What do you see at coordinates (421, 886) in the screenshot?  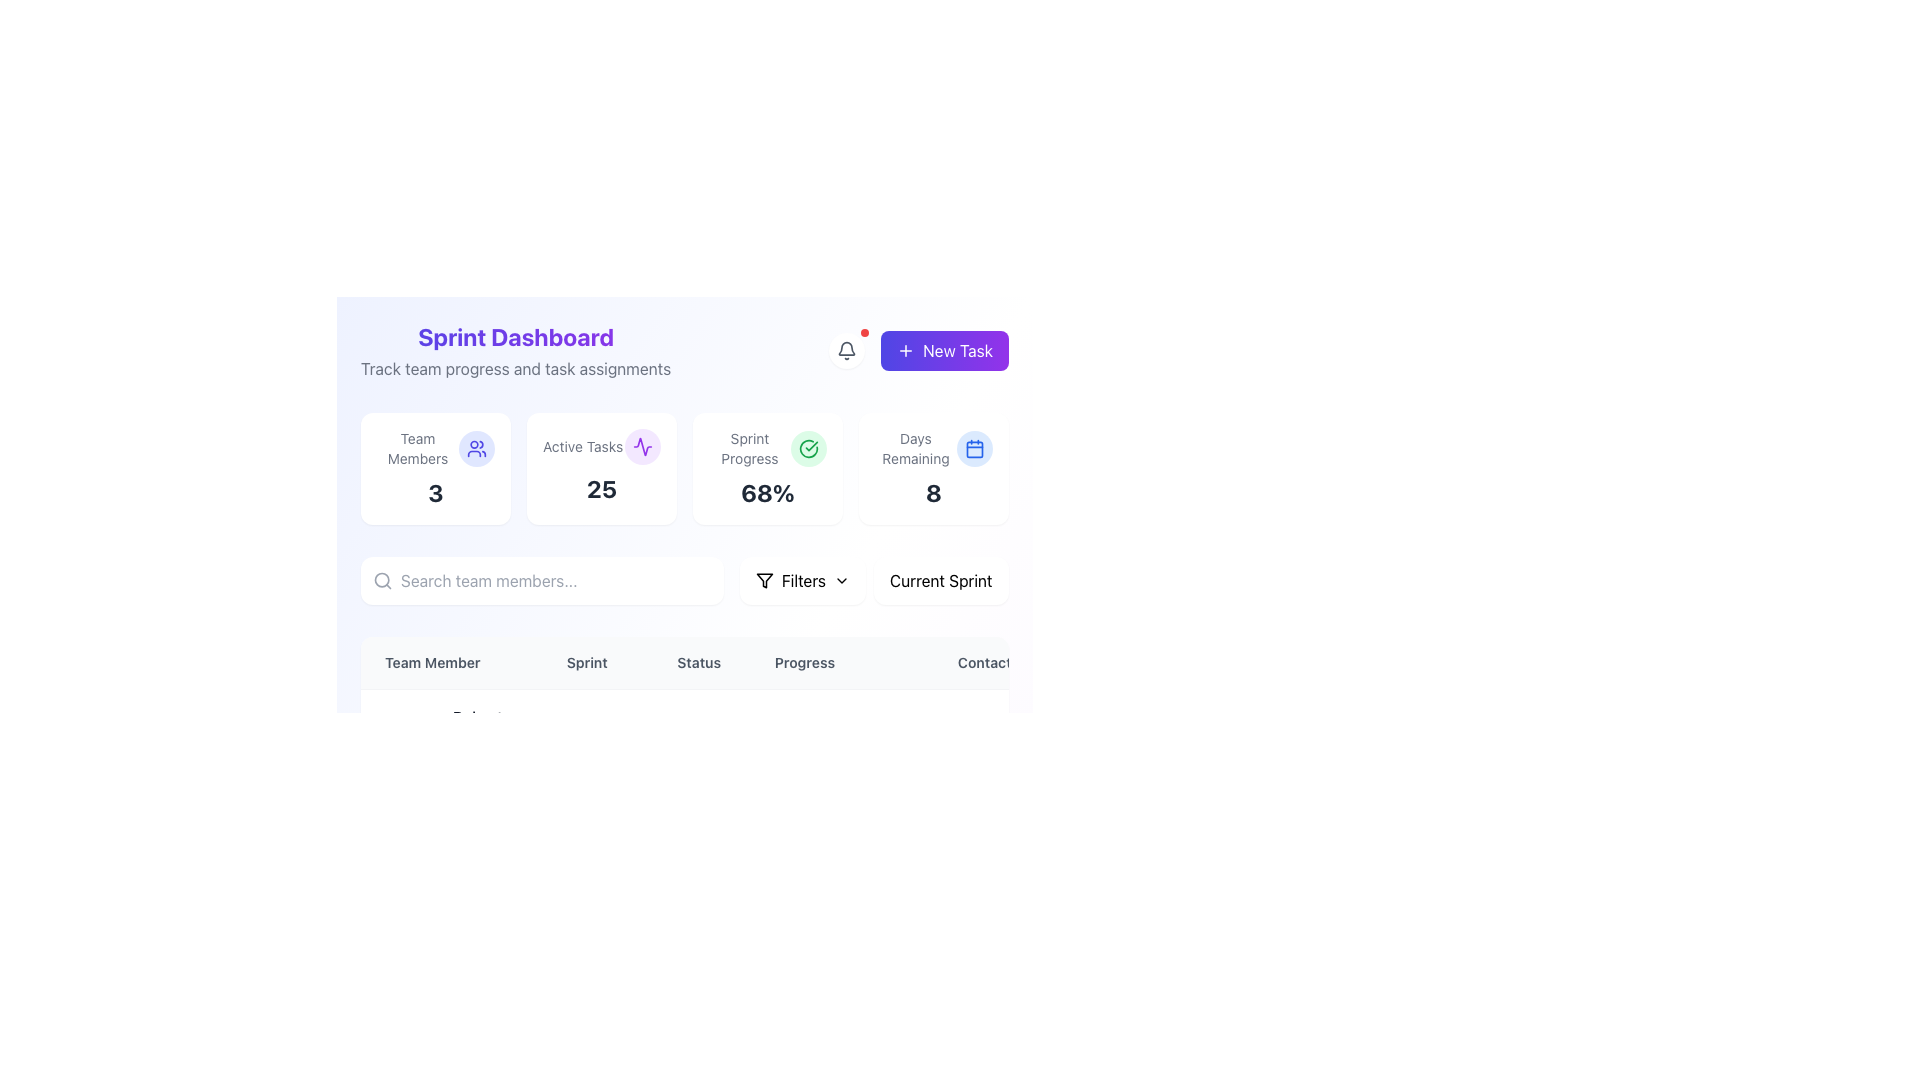 I see `the small circular badge located at the bottom right corner of the larger circular element containing the letter 'J', which has a yellow background and white border` at bounding box center [421, 886].